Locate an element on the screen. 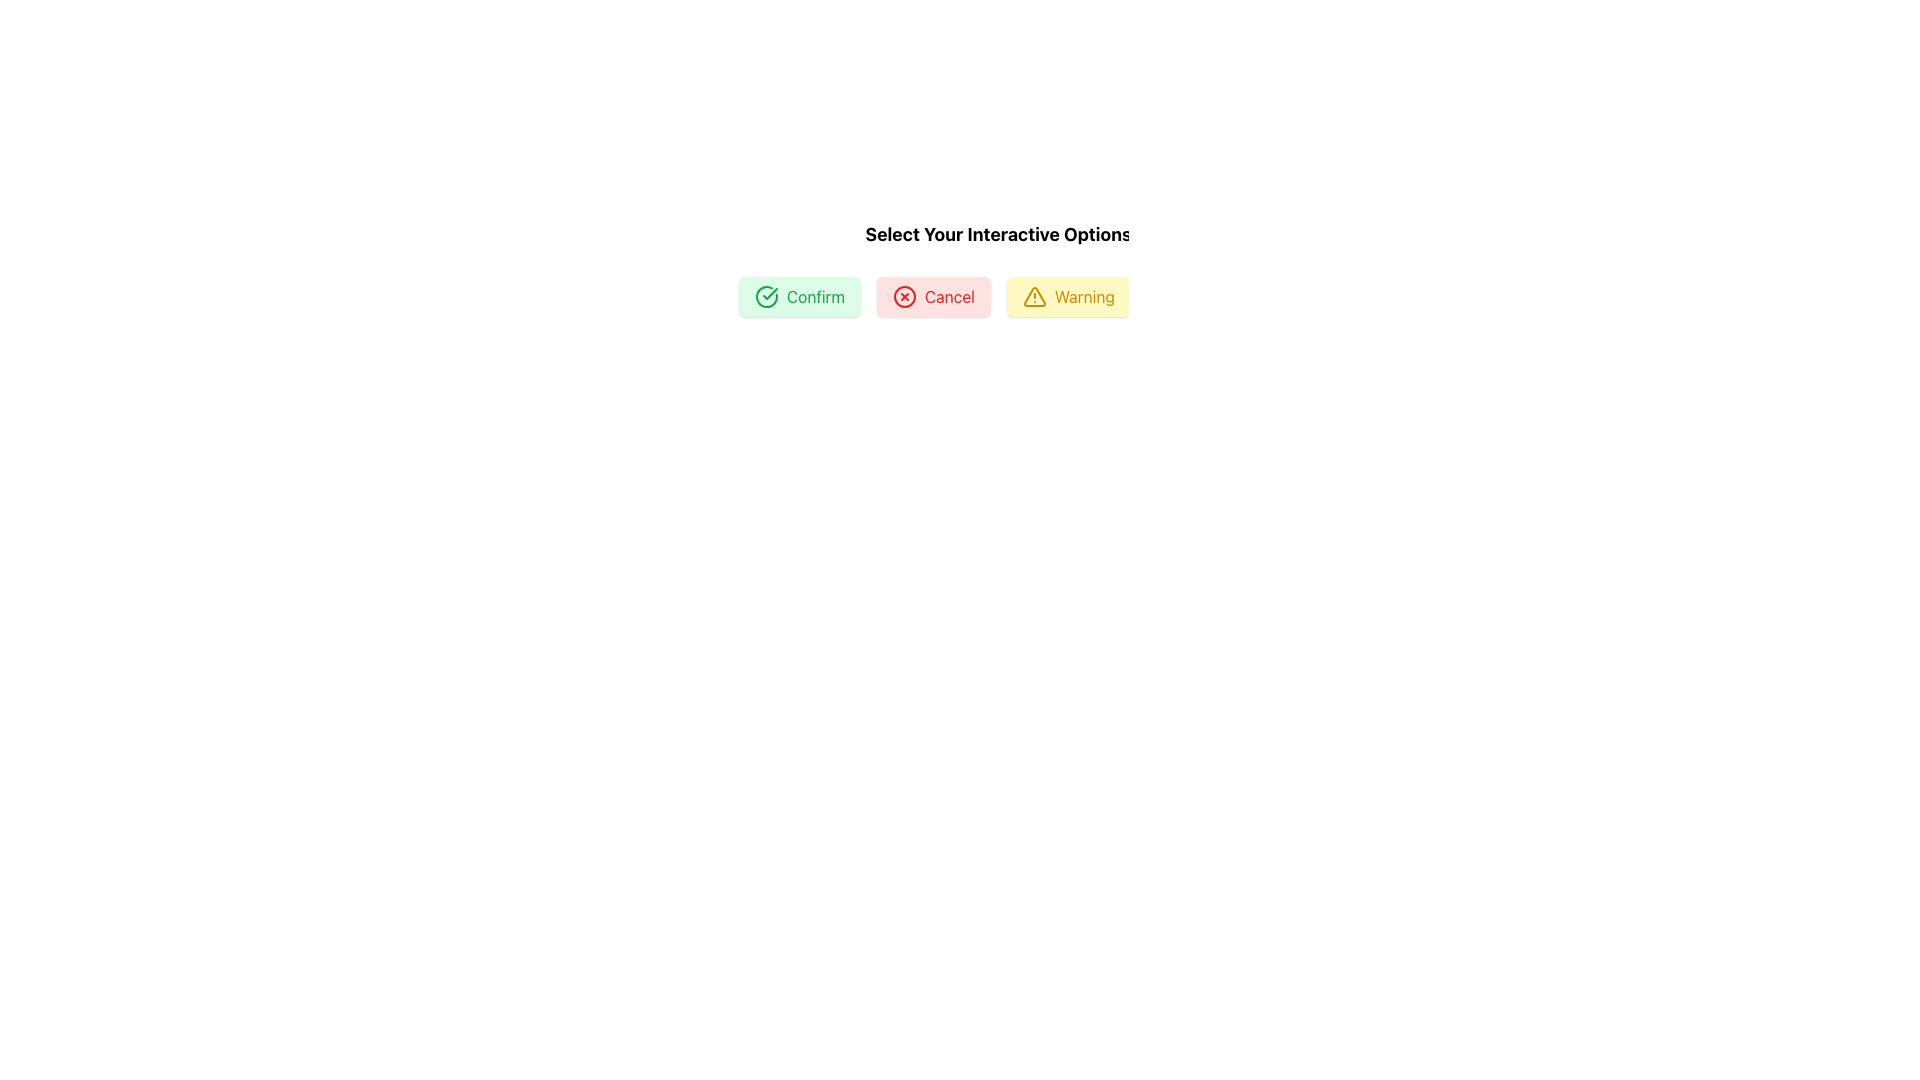  the red circular icon with an 'X' symbol inside, which is part of the 'Cancel' button grouping, located to the left of the 'Cancel' label is located at coordinates (903, 297).